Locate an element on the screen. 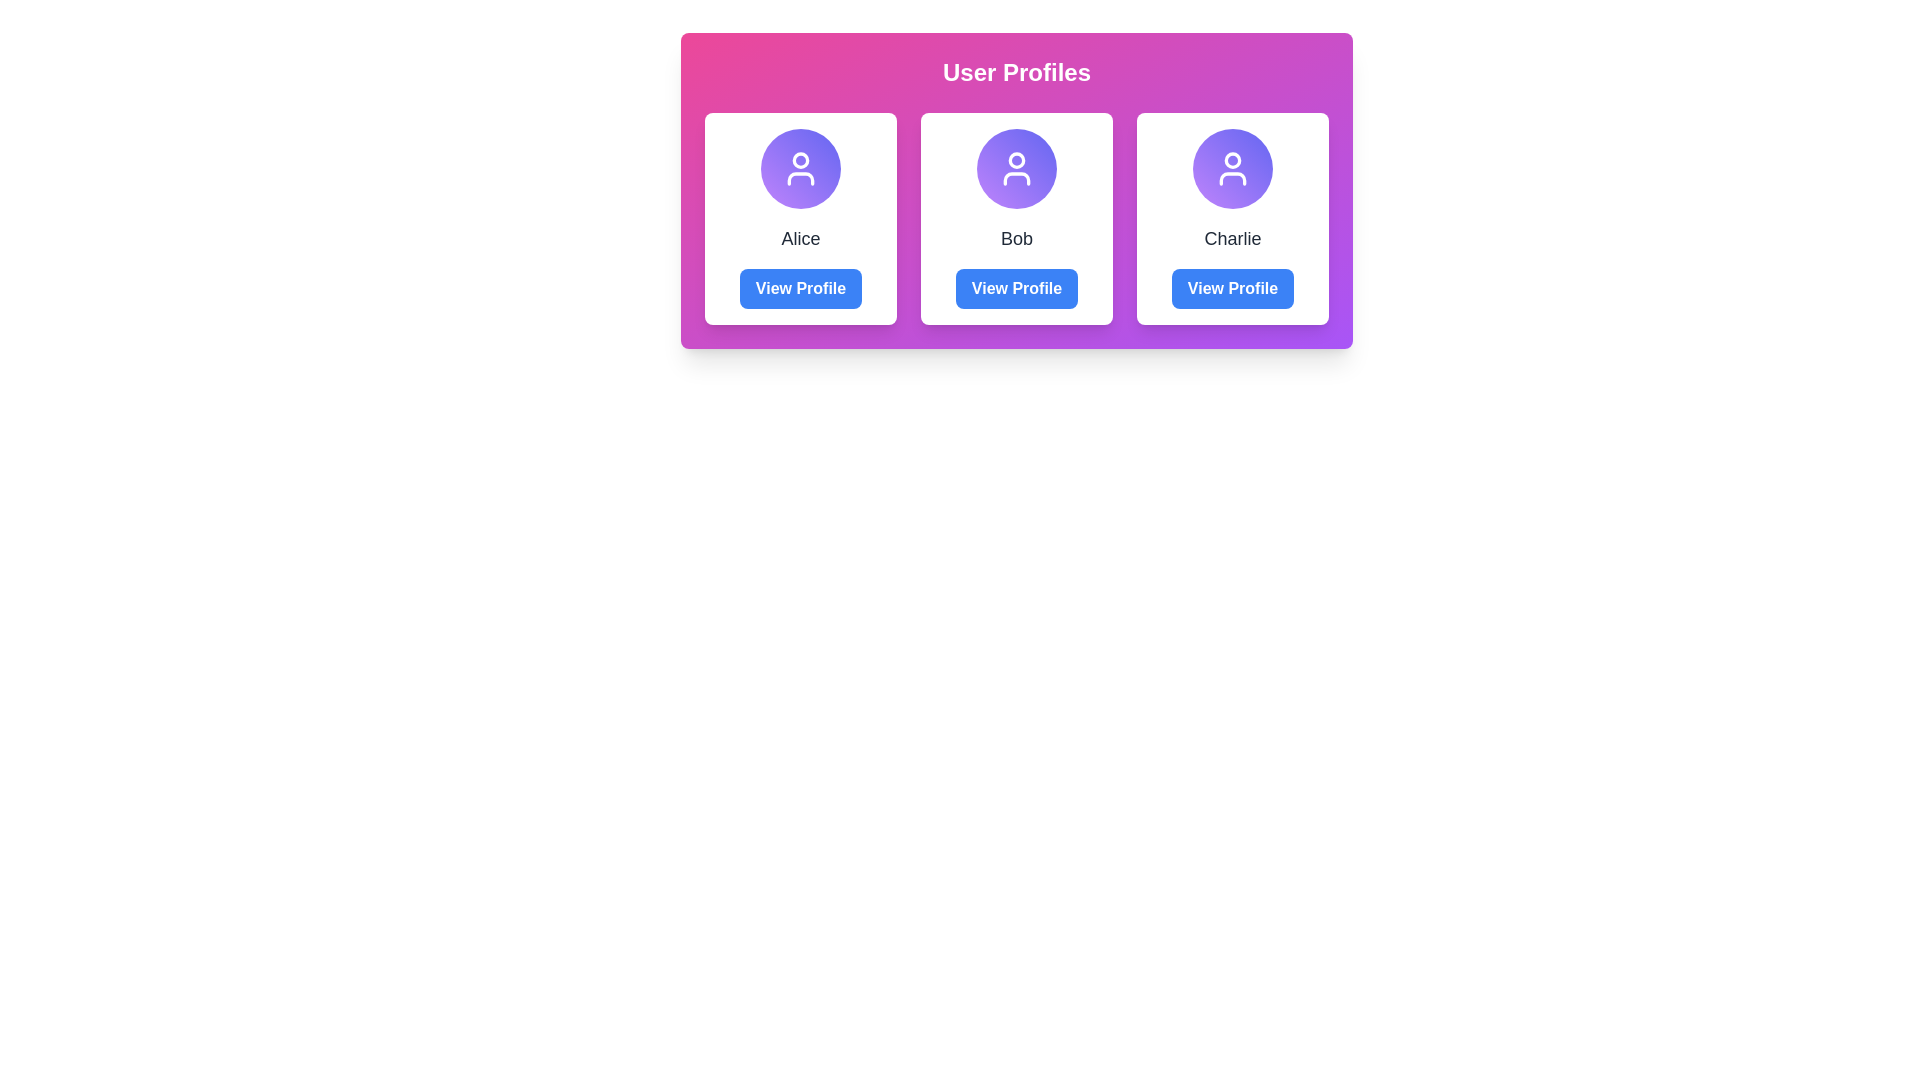  the button located at the bottom of the user profile card is located at coordinates (801, 289).